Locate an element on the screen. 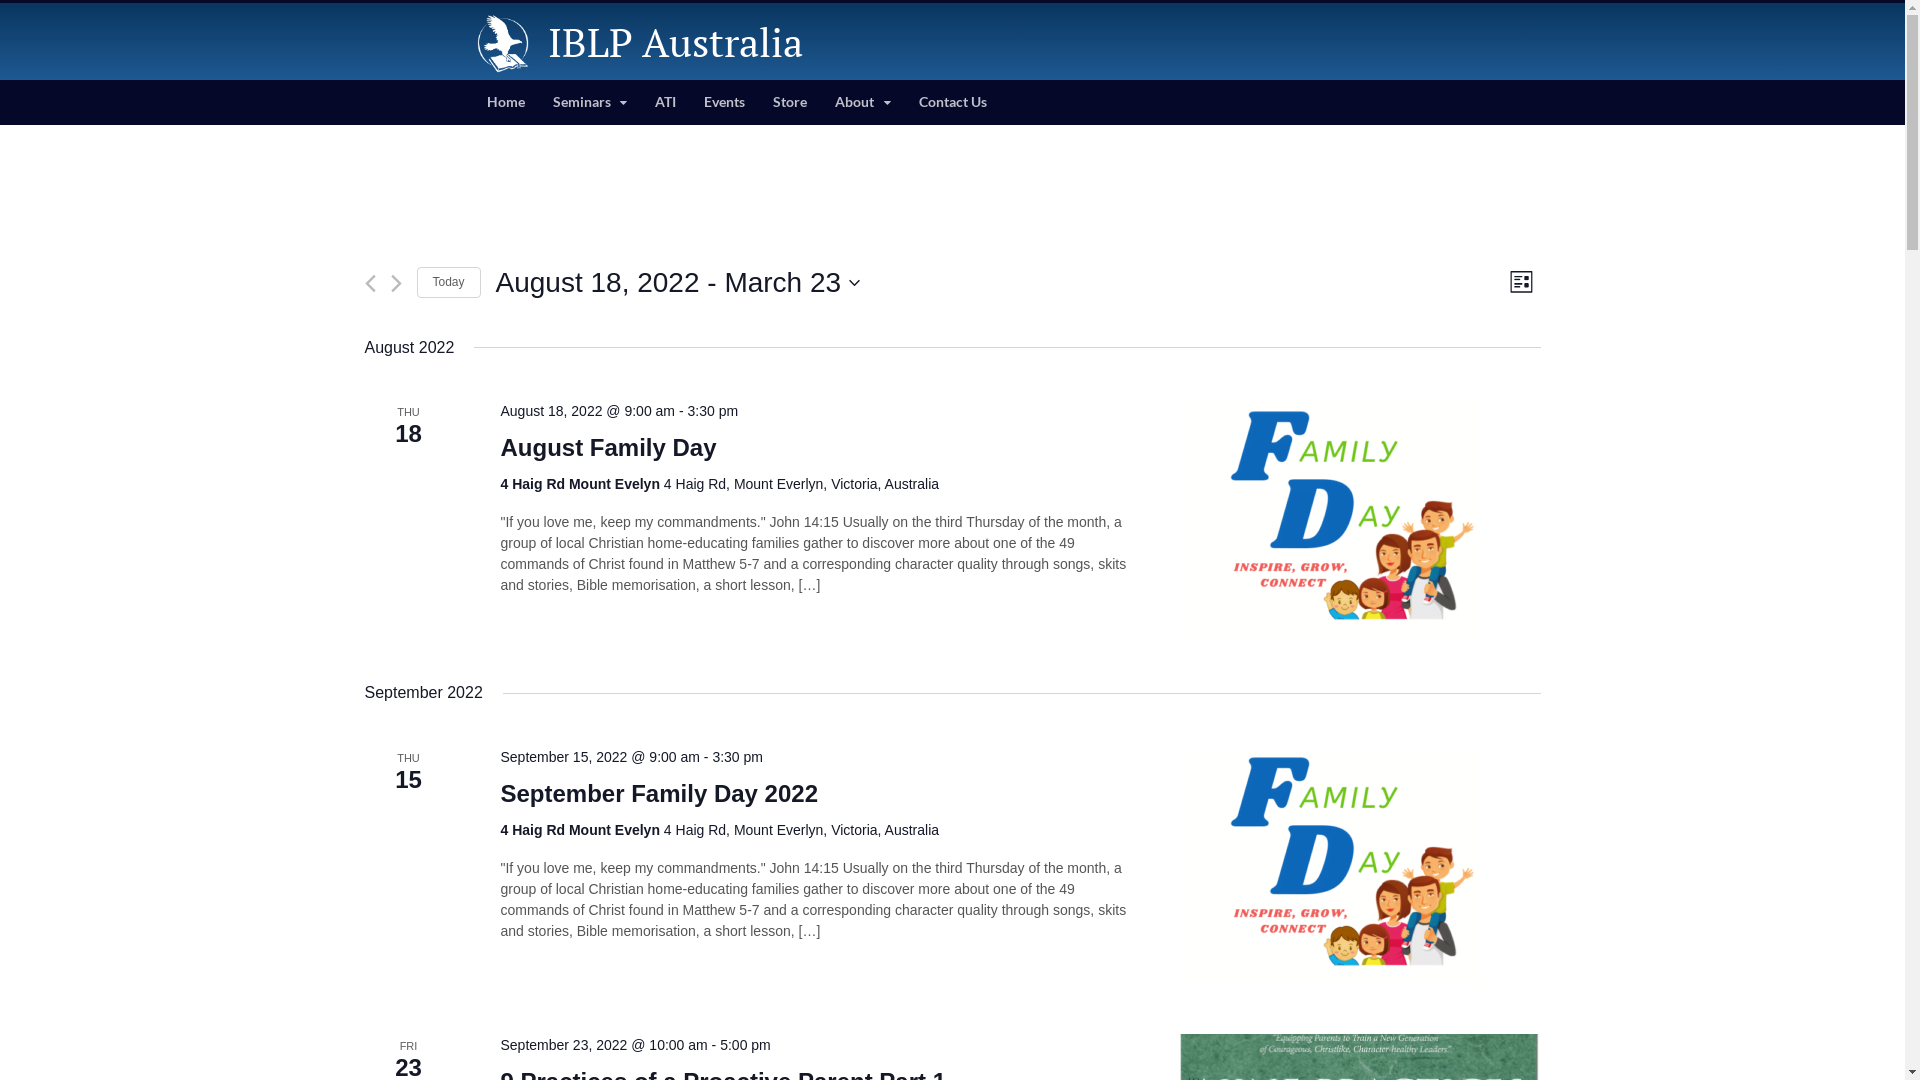  'September Family Day 2022' is located at coordinates (658, 793).